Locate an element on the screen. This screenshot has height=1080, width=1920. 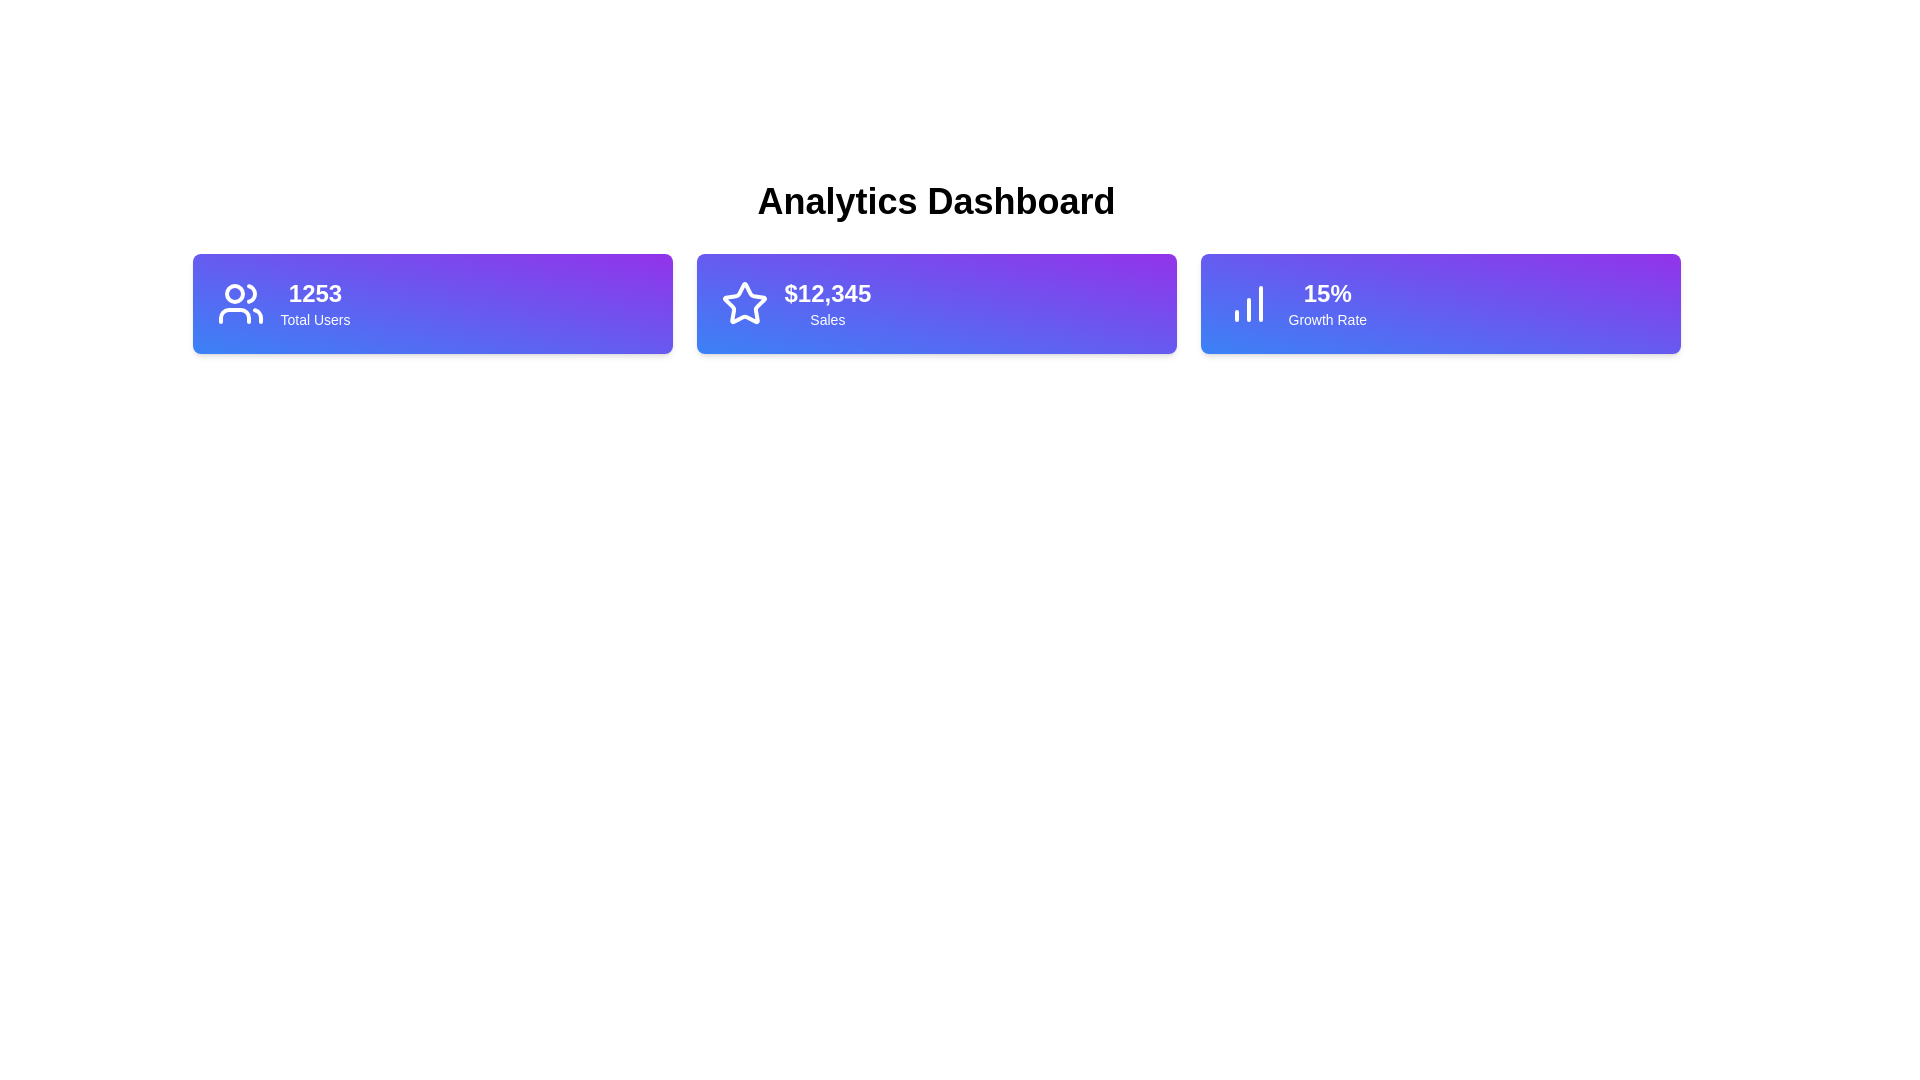
information displayed on the text component showing '$12,345' Sales, which is prominently styled in bold on a purple background card is located at coordinates (827, 304).